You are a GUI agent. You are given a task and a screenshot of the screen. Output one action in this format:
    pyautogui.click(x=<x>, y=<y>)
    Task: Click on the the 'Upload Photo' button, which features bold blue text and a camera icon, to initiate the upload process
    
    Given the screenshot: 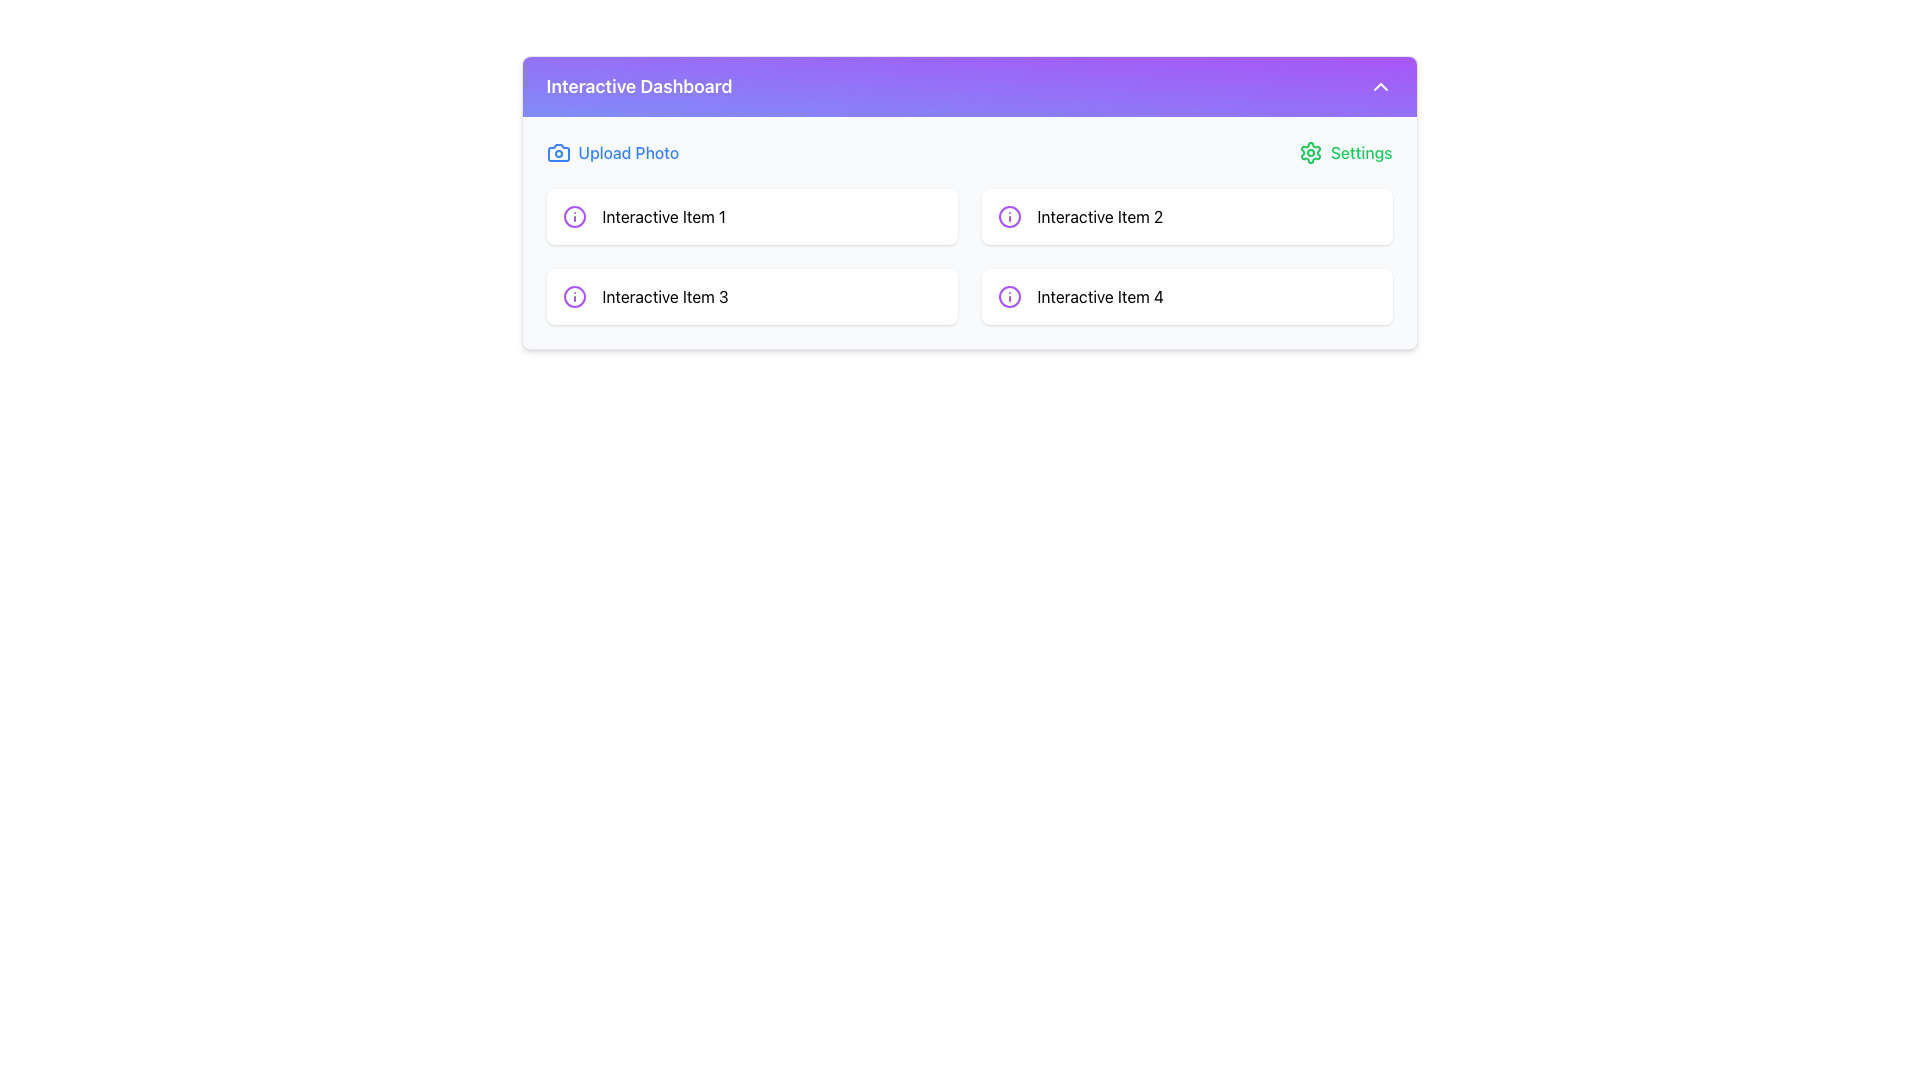 What is the action you would take?
    pyautogui.click(x=611, y=152)
    